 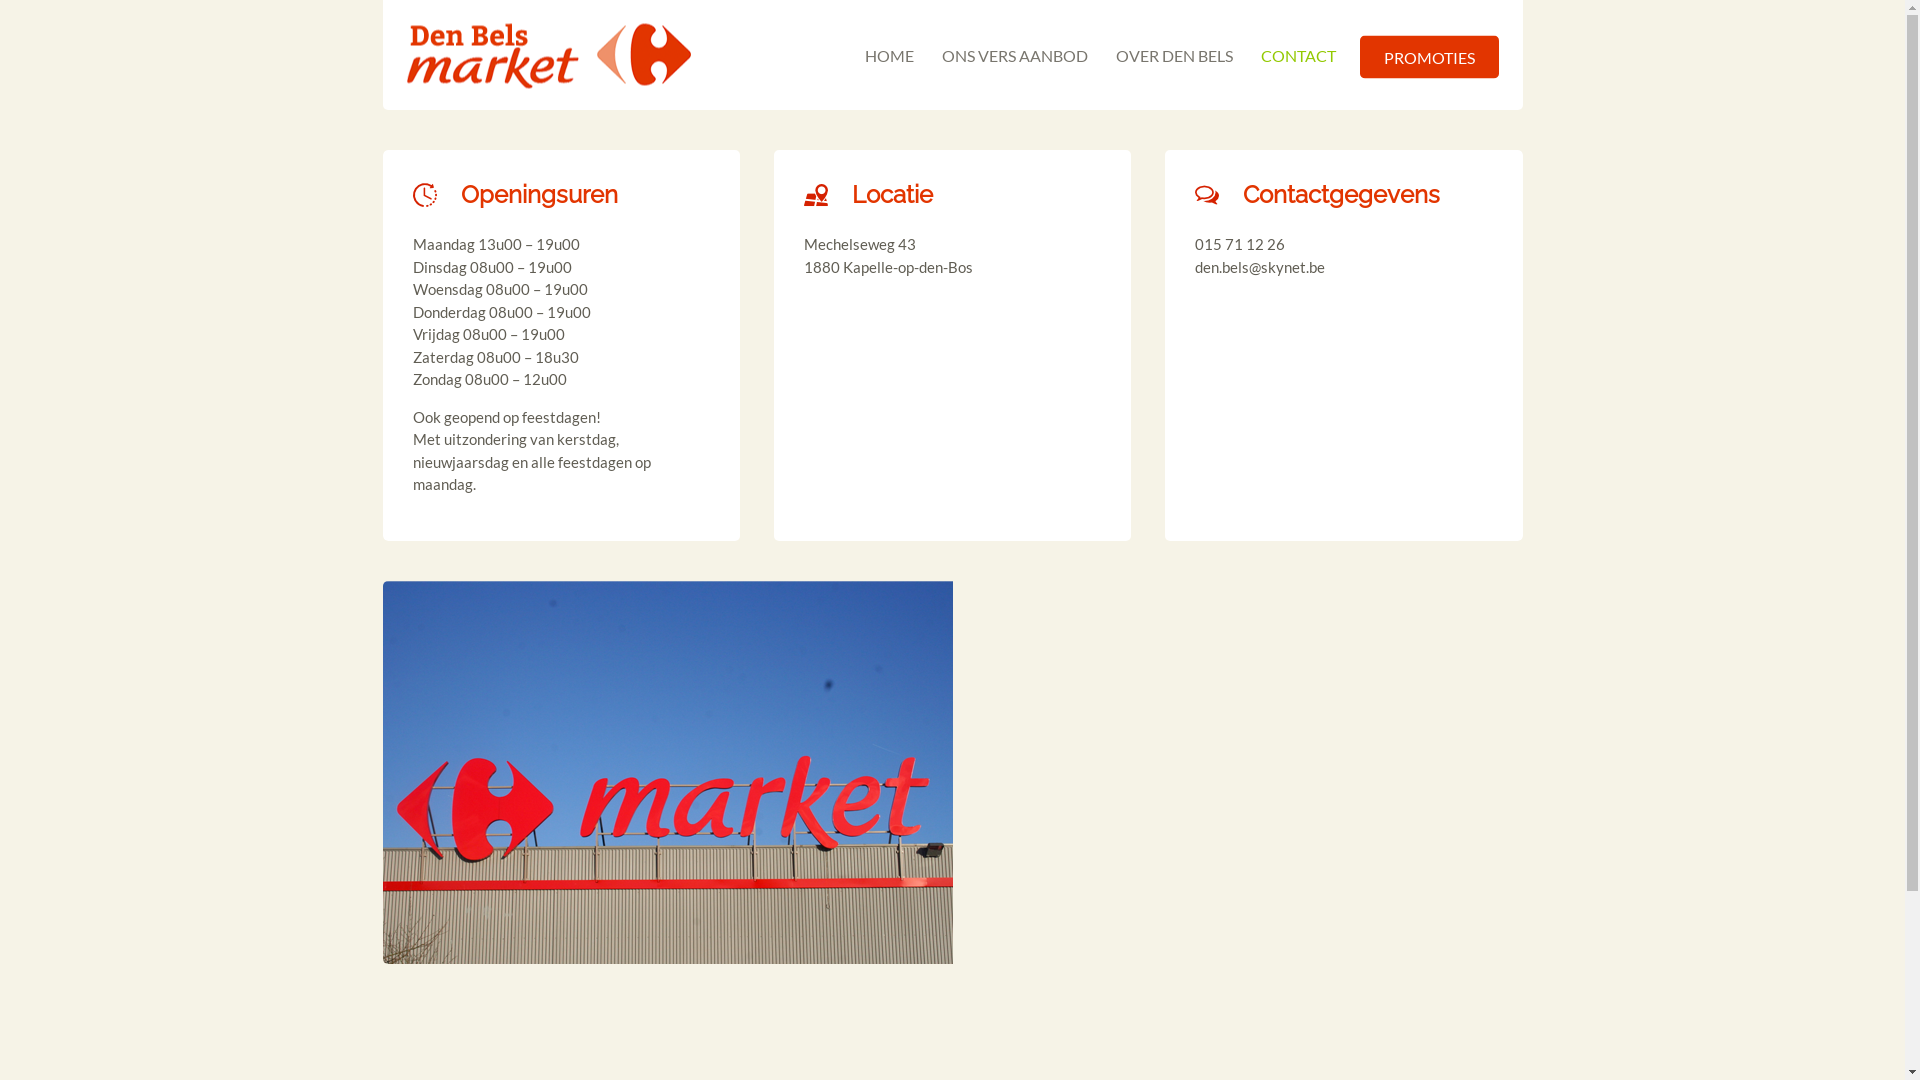 What do you see at coordinates (1174, 54) in the screenshot?
I see `'OVER DEN BELS'` at bounding box center [1174, 54].